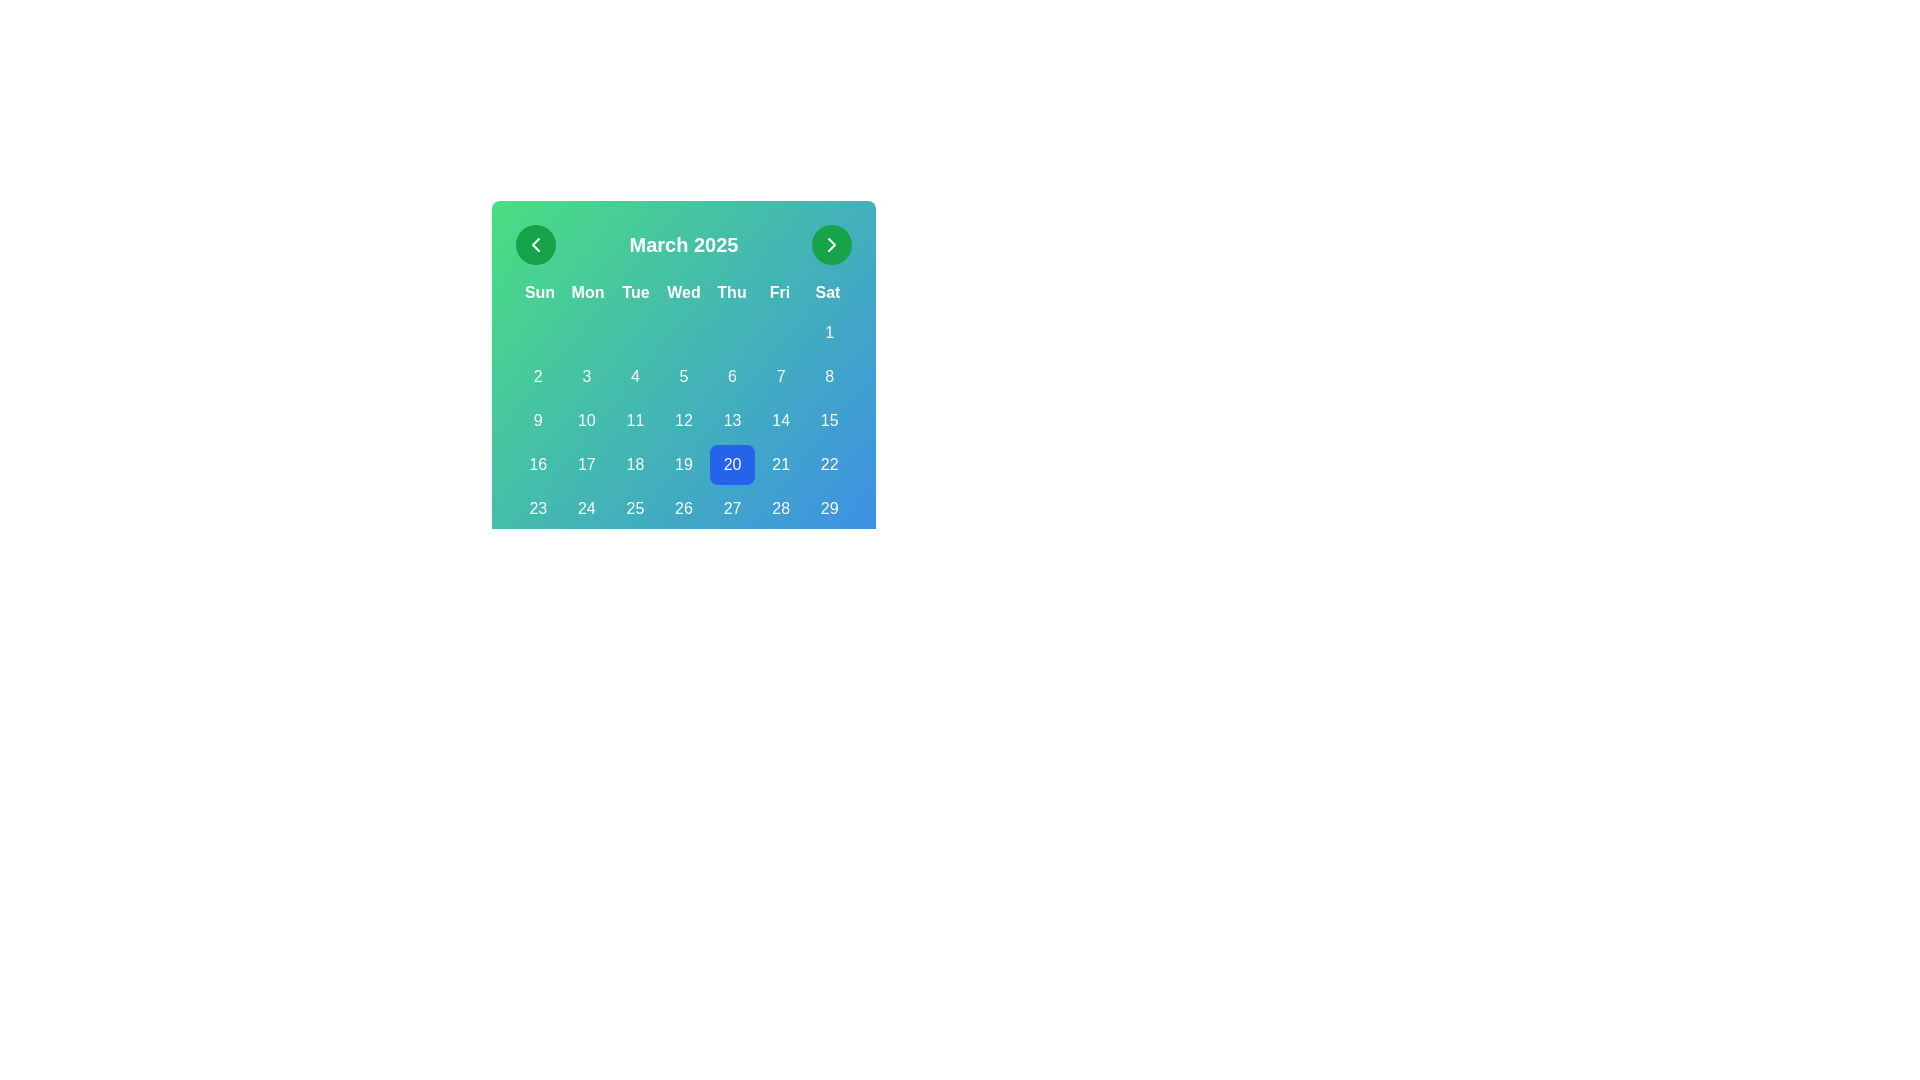 The height and width of the screenshot is (1080, 1920). Describe the element at coordinates (634, 419) in the screenshot. I see `the button representing the day '11' in the calendar interface` at that location.